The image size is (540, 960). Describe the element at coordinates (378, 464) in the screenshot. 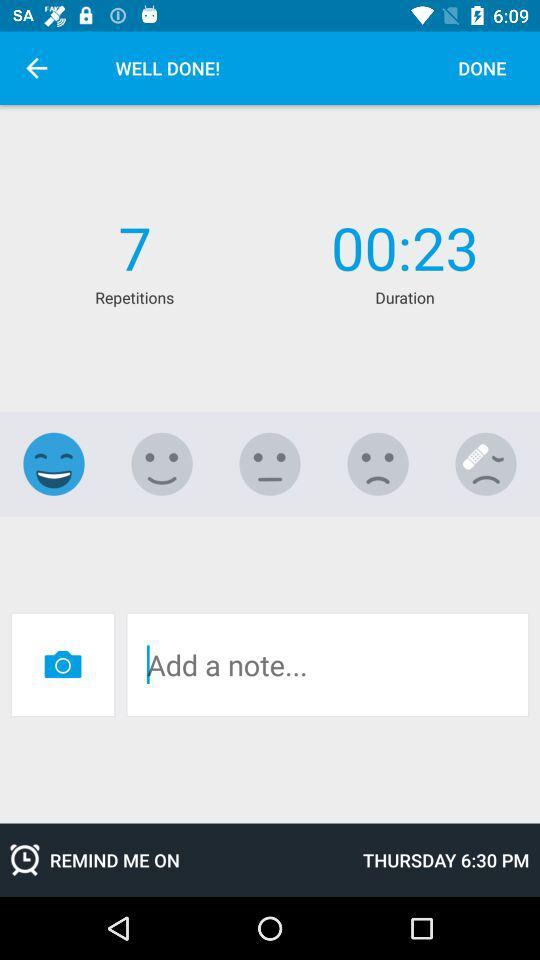

I see `somewhat dislike` at that location.